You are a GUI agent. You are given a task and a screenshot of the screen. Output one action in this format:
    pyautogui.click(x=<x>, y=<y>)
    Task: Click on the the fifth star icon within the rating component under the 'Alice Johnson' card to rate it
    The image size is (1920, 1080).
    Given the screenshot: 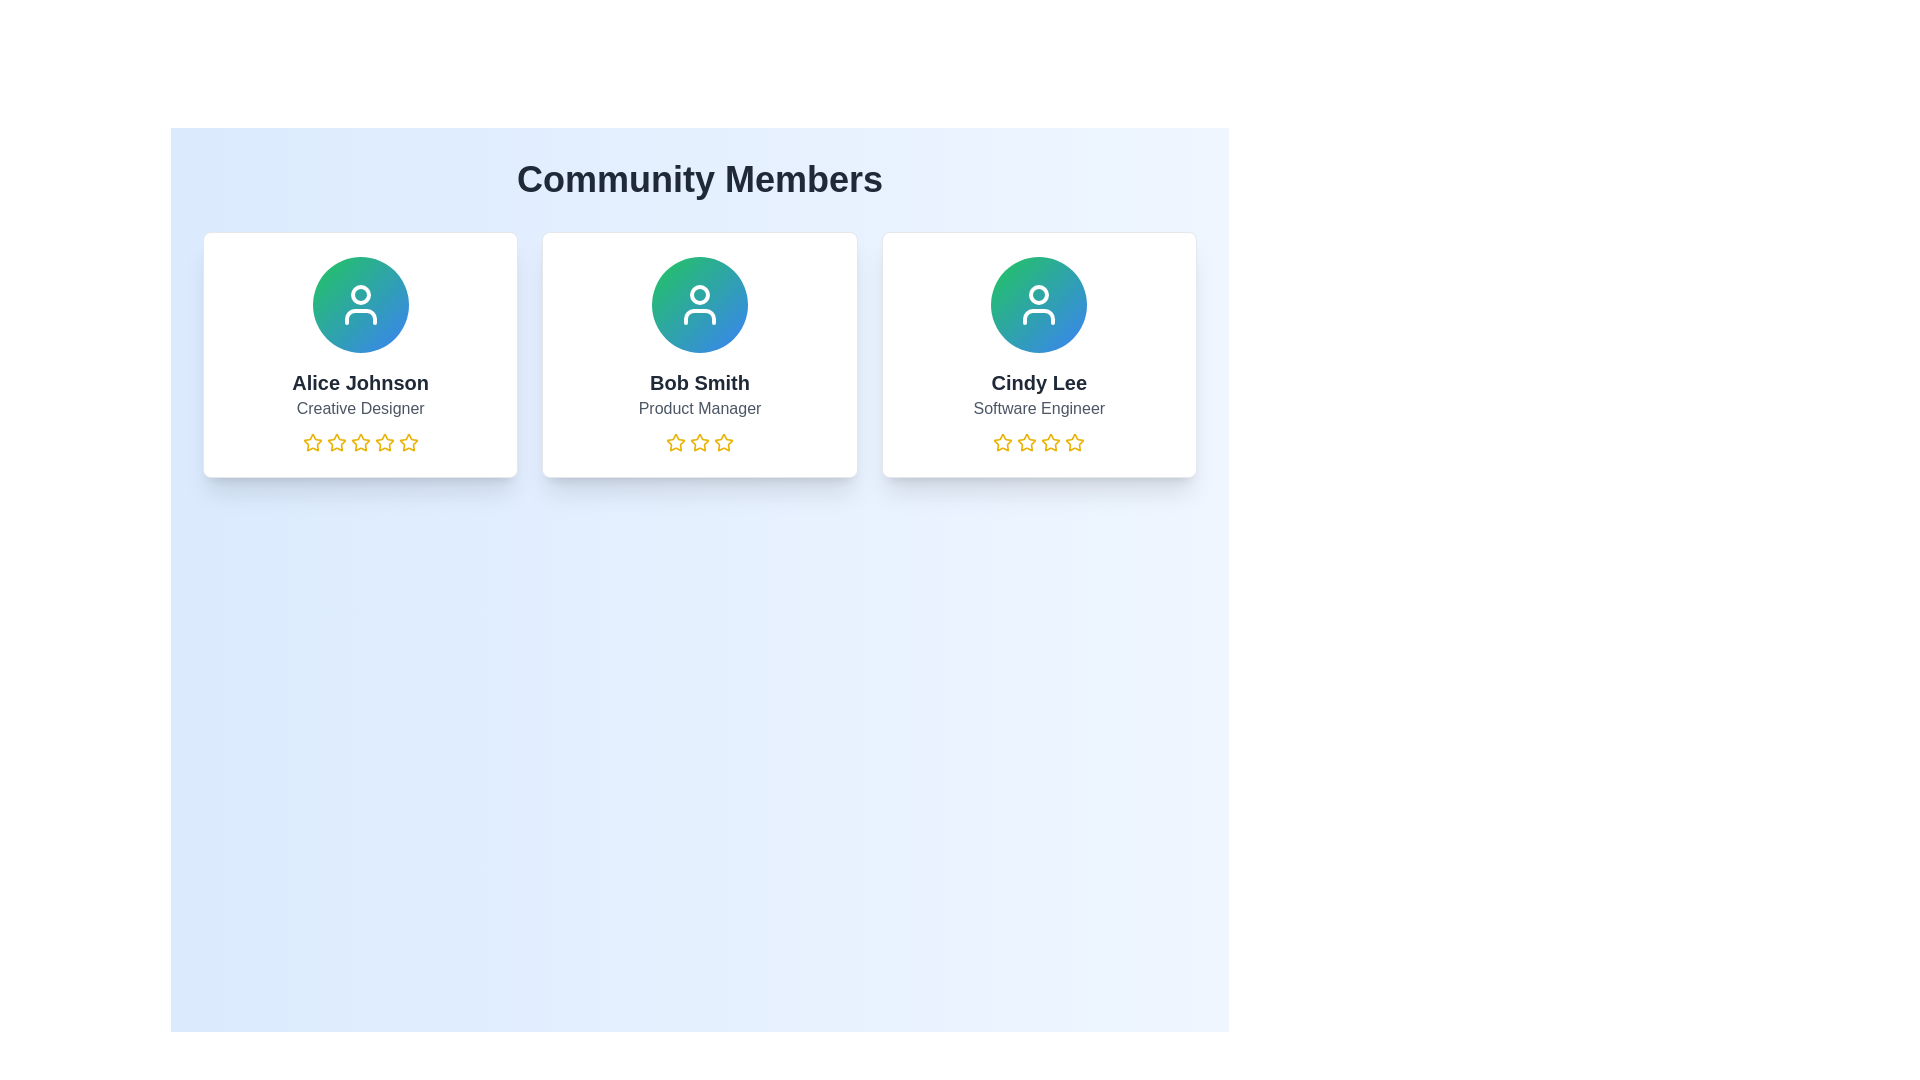 What is the action you would take?
    pyautogui.click(x=407, y=441)
    